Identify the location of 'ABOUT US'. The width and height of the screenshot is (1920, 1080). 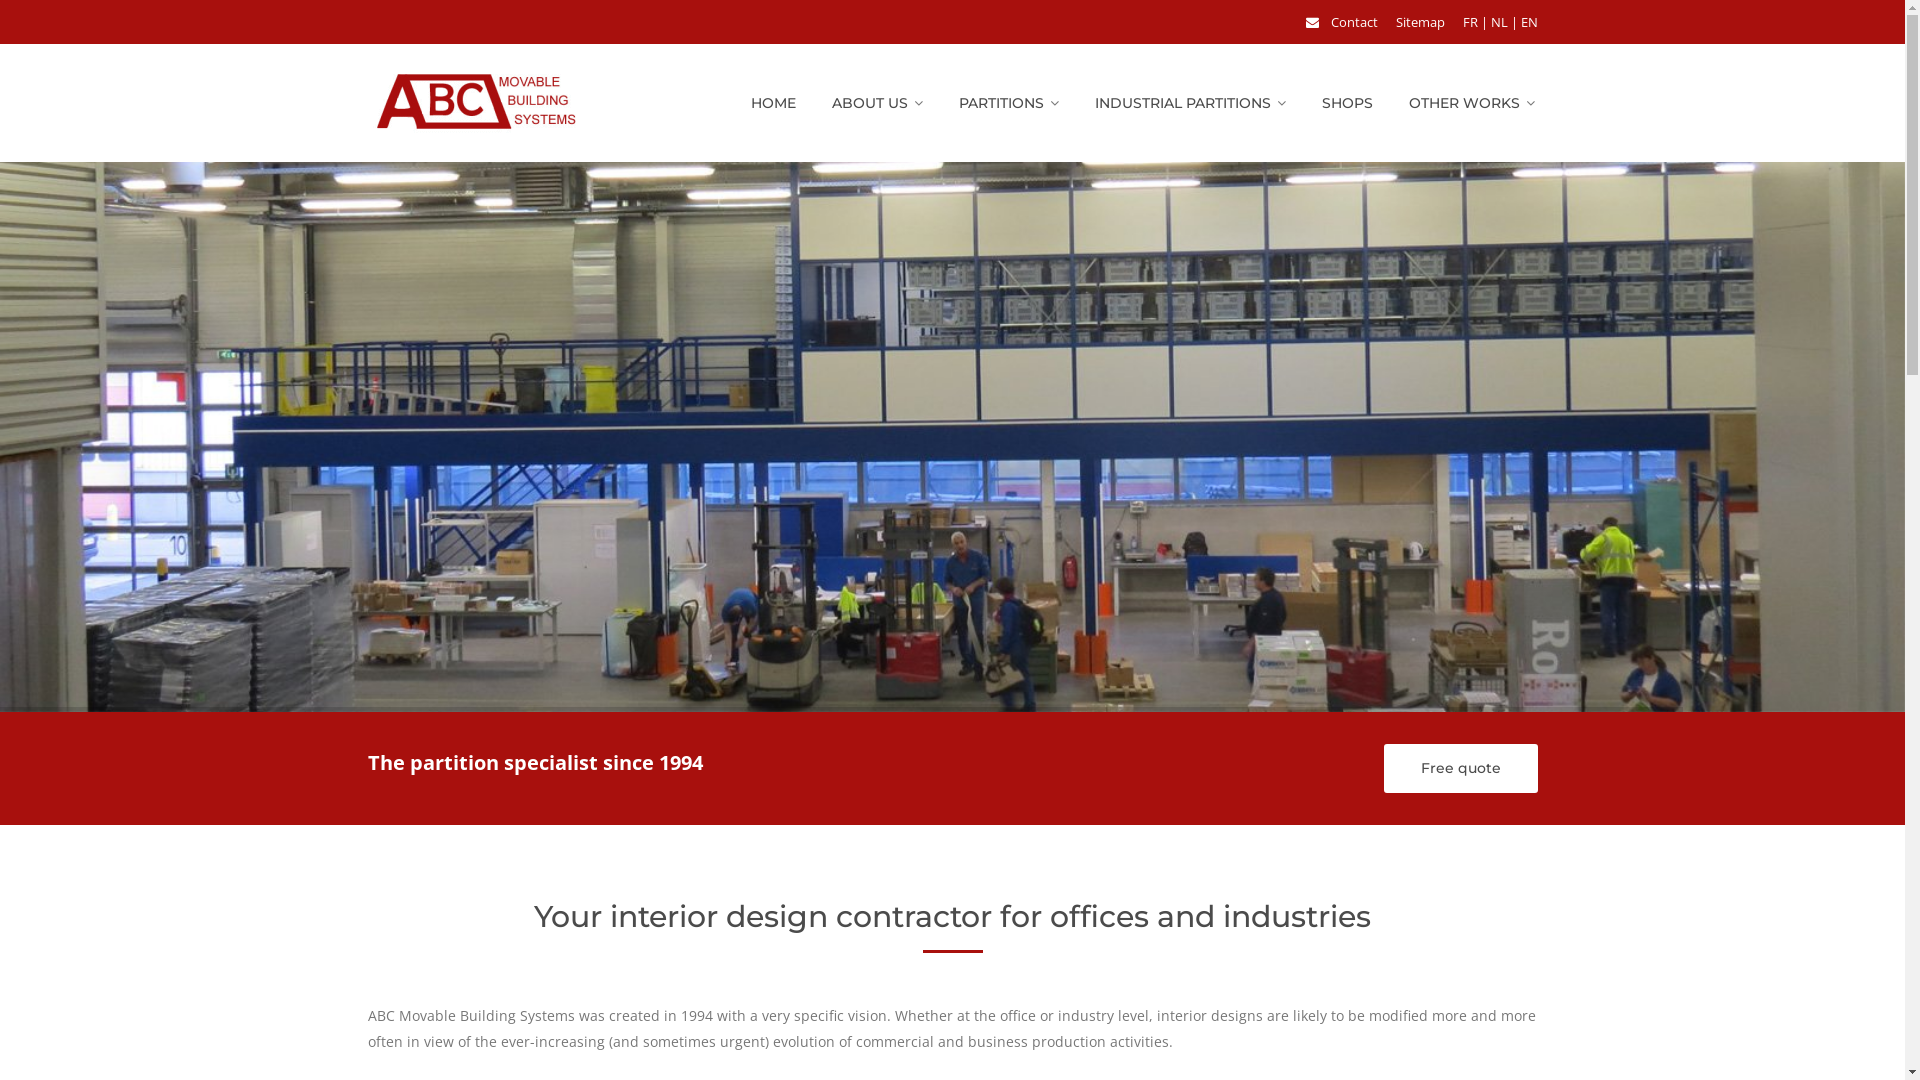
(877, 103).